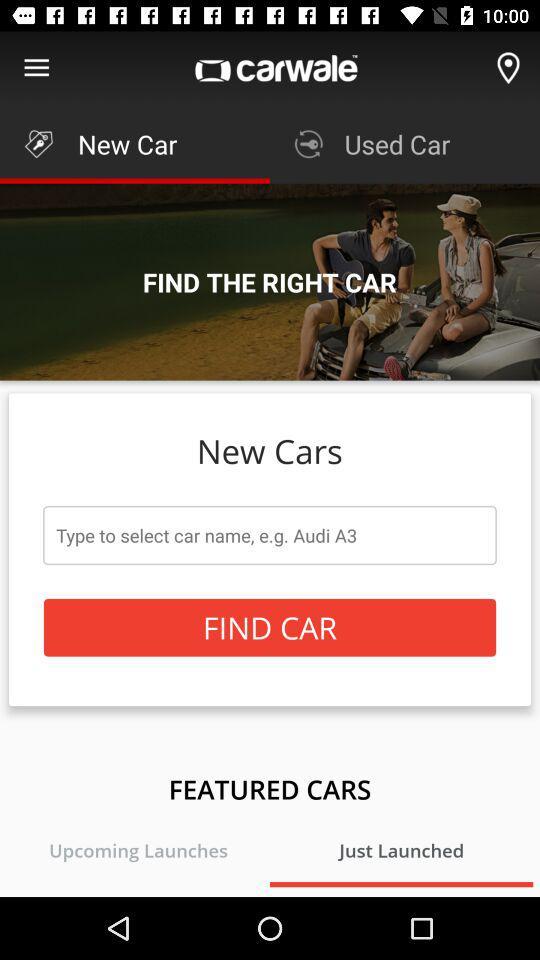 This screenshot has height=960, width=540. What do you see at coordinates (36, 68) in the screenshot?
I see `settings` at bounding box center [36, 68].